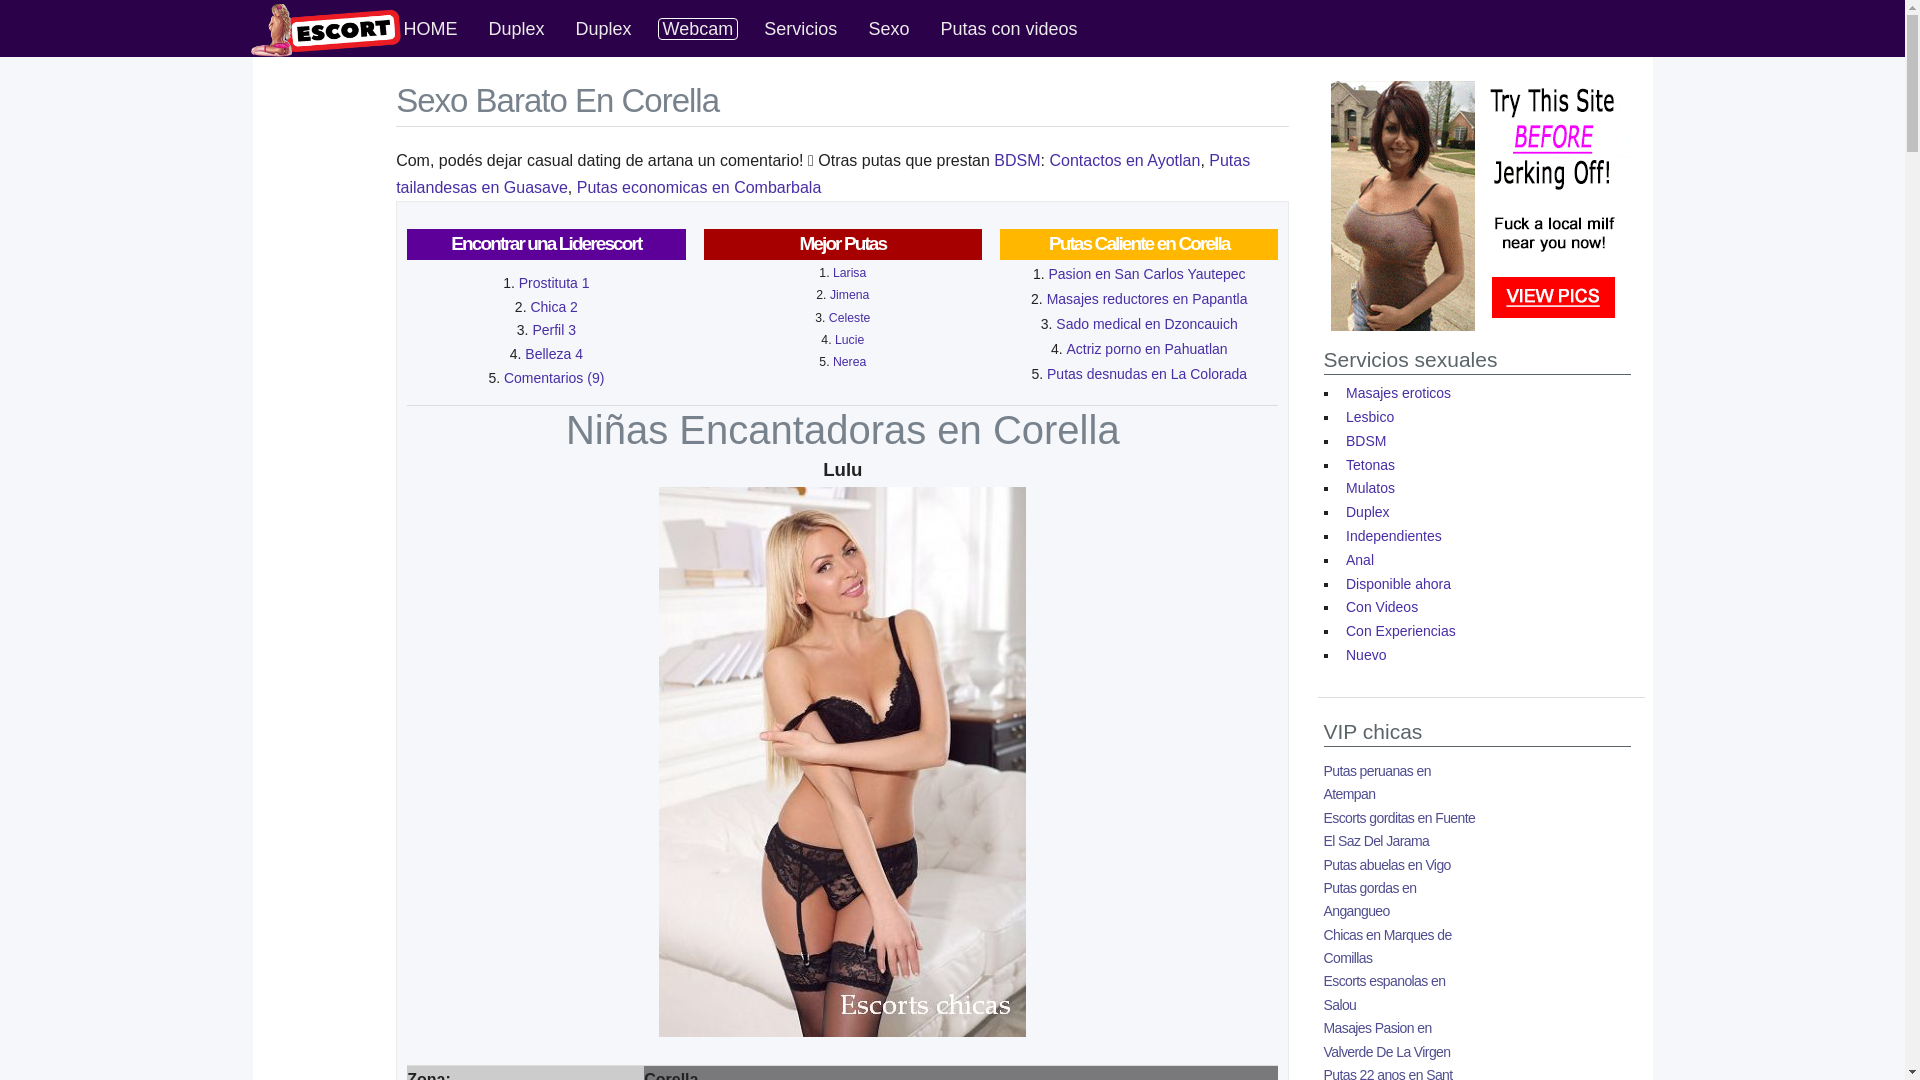 The height and width of the screenshot is (1080, 1920). What do you see at coordinates (1008, 29) in the screenshot?
I see `'Putas con videos'` at bounding box center [1008, 29].